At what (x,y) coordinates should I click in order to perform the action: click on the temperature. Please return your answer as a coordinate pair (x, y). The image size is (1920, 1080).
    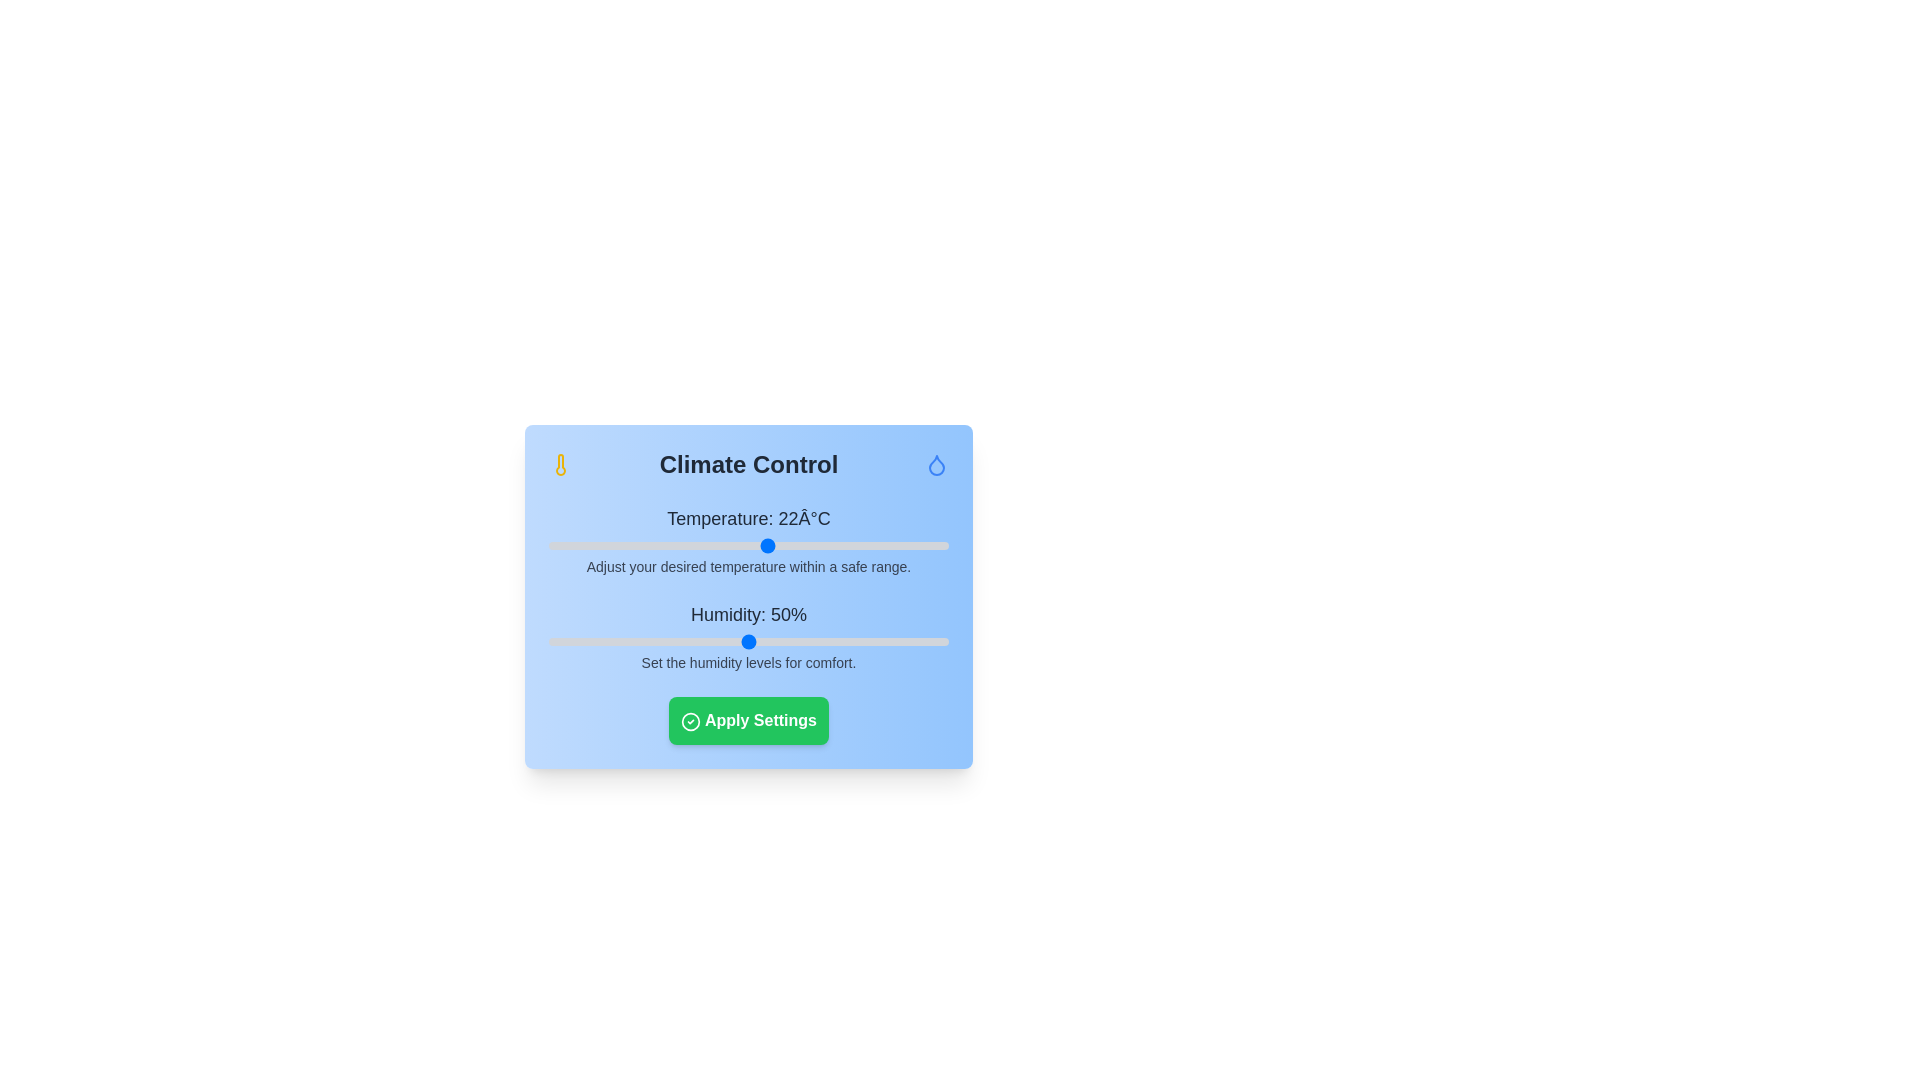
    Looking at the image, I should click on (878, 546).